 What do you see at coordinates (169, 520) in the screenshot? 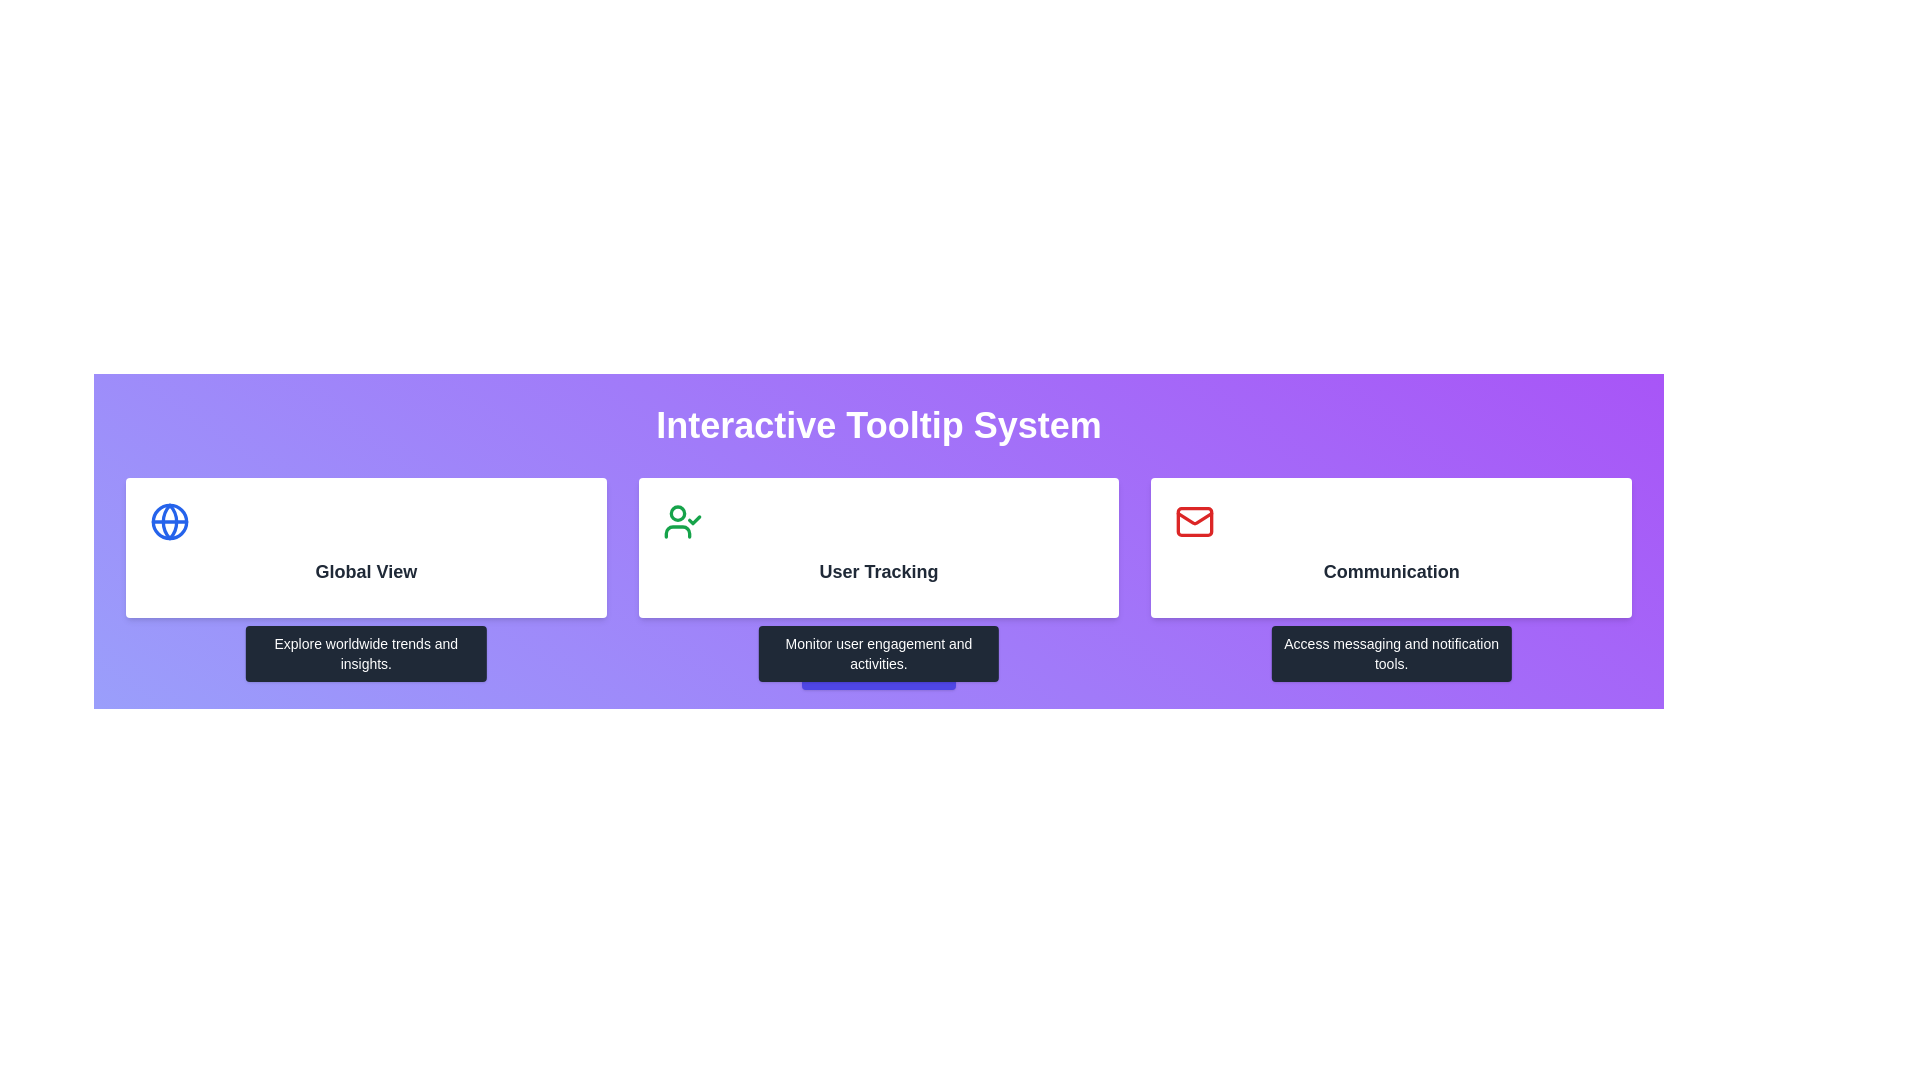
I see `the 'Global View' icon located at the top-left corner of the white card titled 'Global View'` at bounding box center [169, 520].